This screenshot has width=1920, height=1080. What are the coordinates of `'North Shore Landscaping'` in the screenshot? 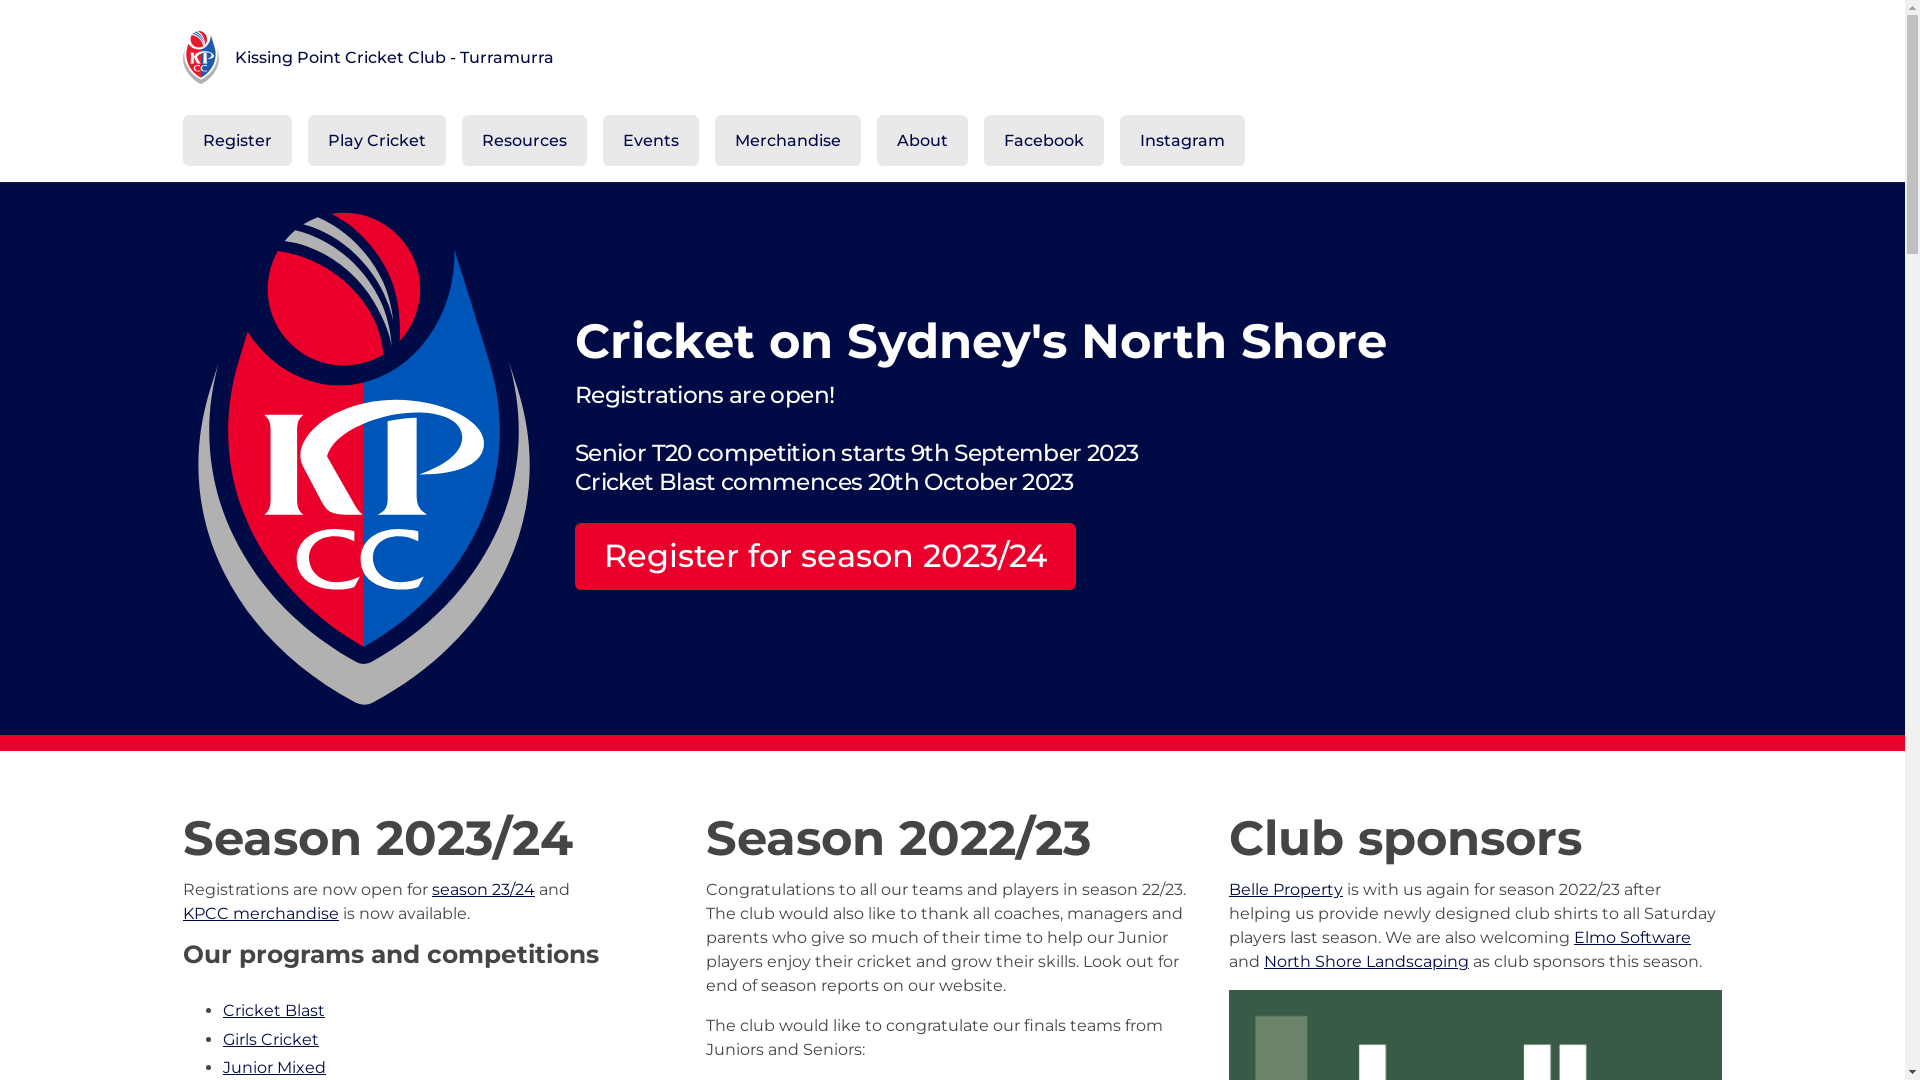 It's located at (1365, 960).